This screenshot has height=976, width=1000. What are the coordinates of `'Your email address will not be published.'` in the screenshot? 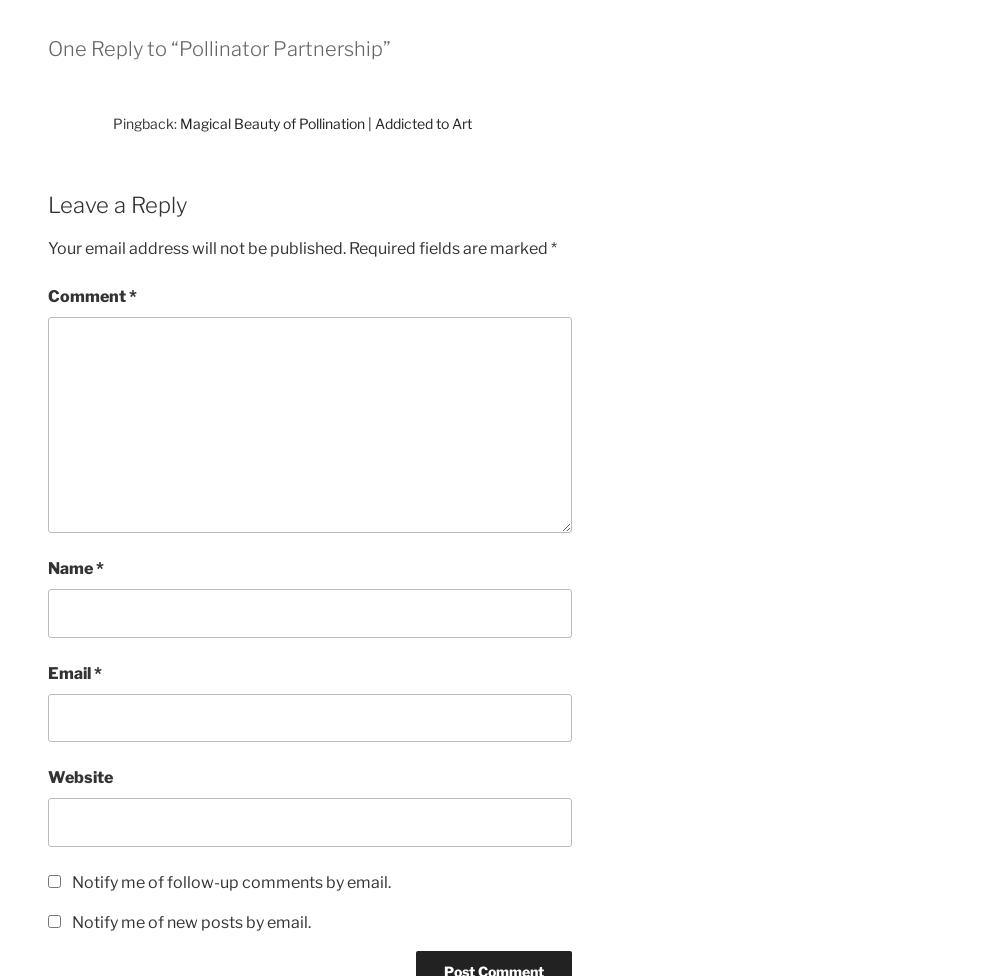 It's located at (48, 248).